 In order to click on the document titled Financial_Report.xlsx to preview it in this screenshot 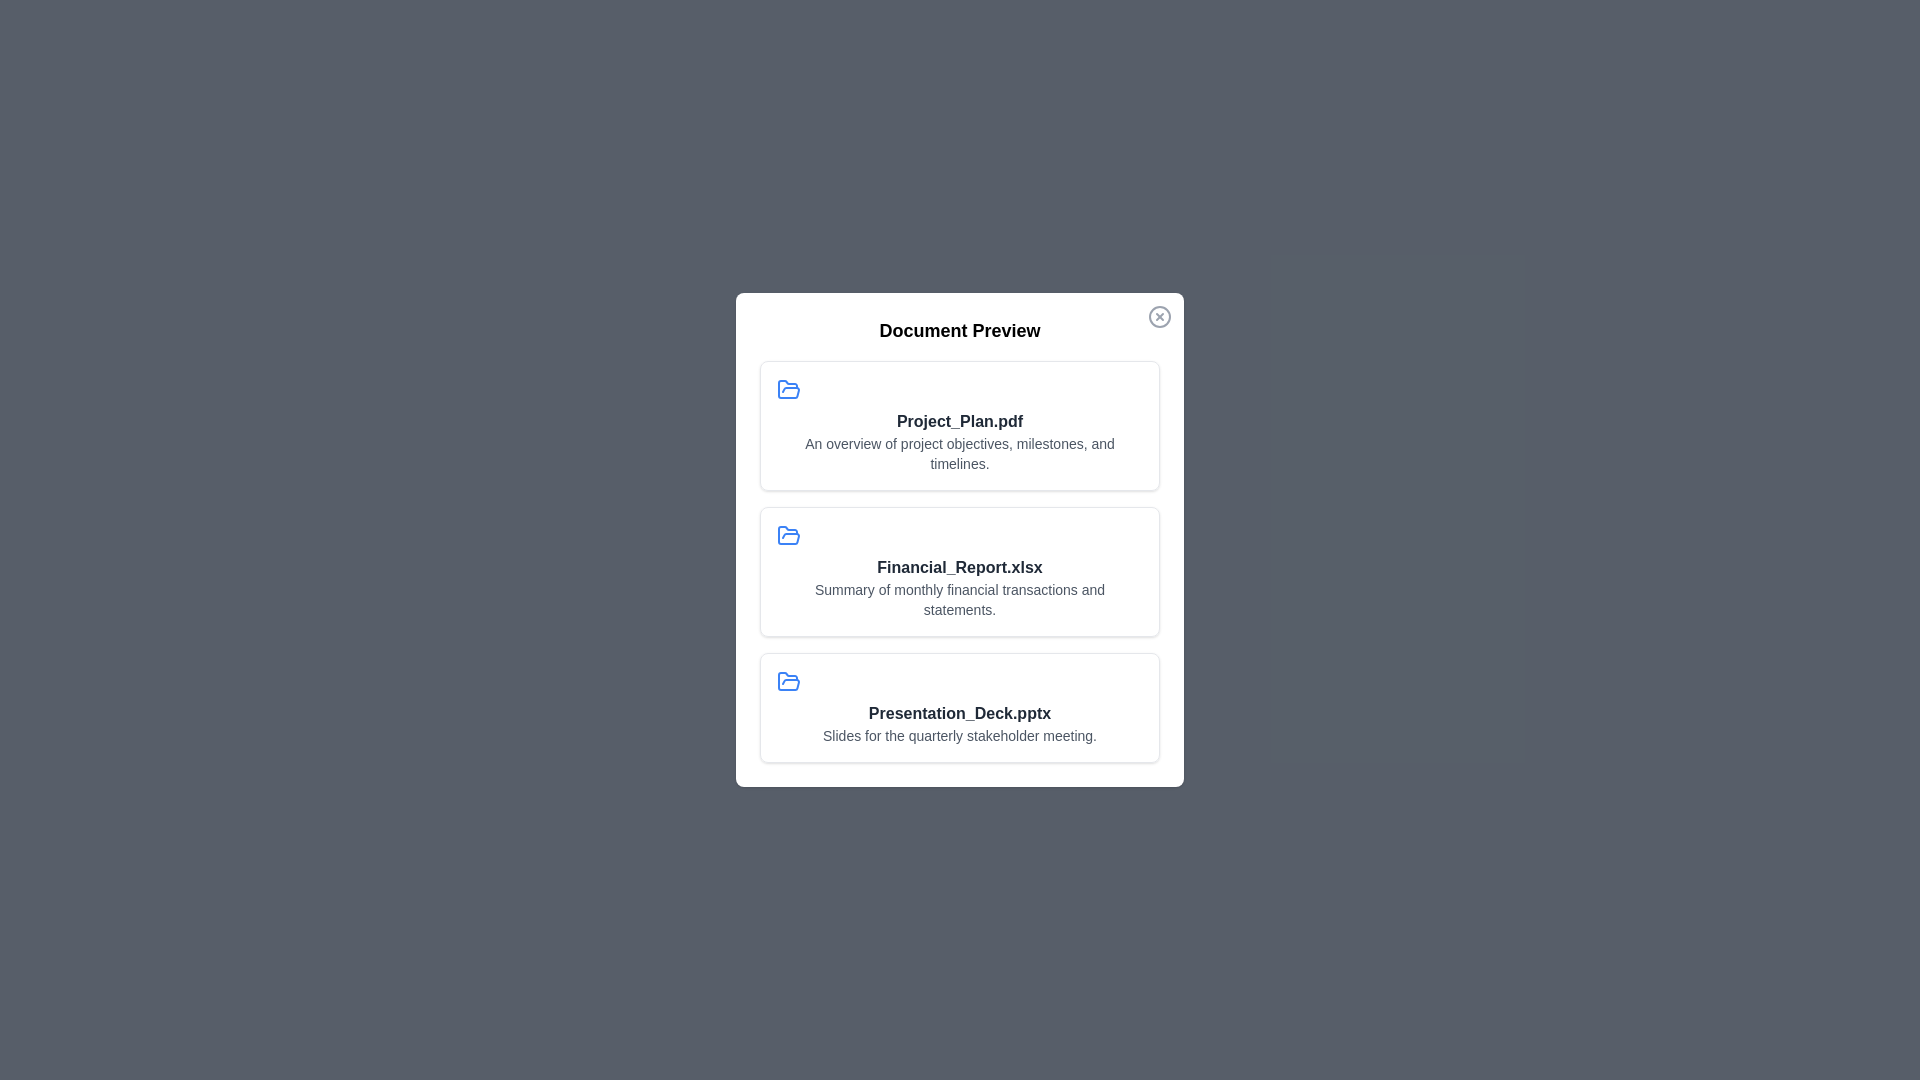, I will do `click(960, 571)`.